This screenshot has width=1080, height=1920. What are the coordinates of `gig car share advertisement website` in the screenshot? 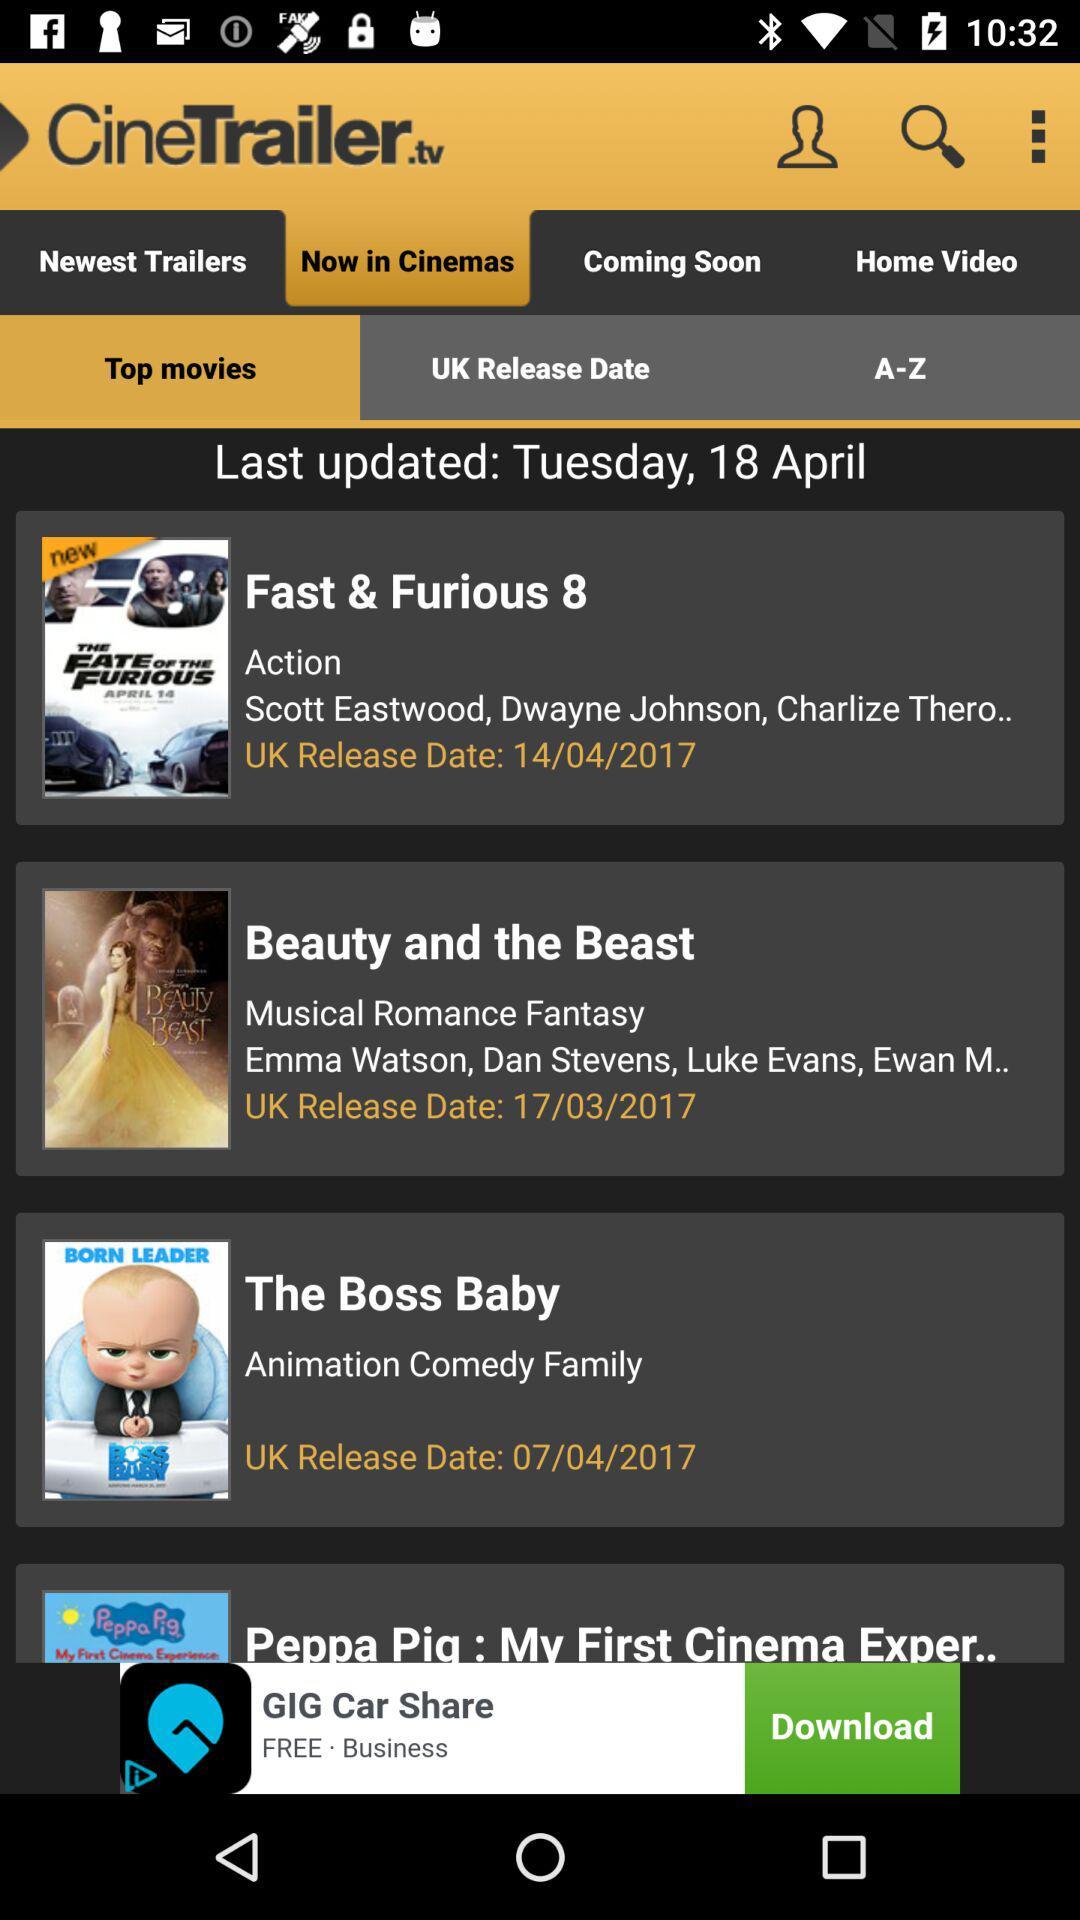 It's located at (540, 1727).